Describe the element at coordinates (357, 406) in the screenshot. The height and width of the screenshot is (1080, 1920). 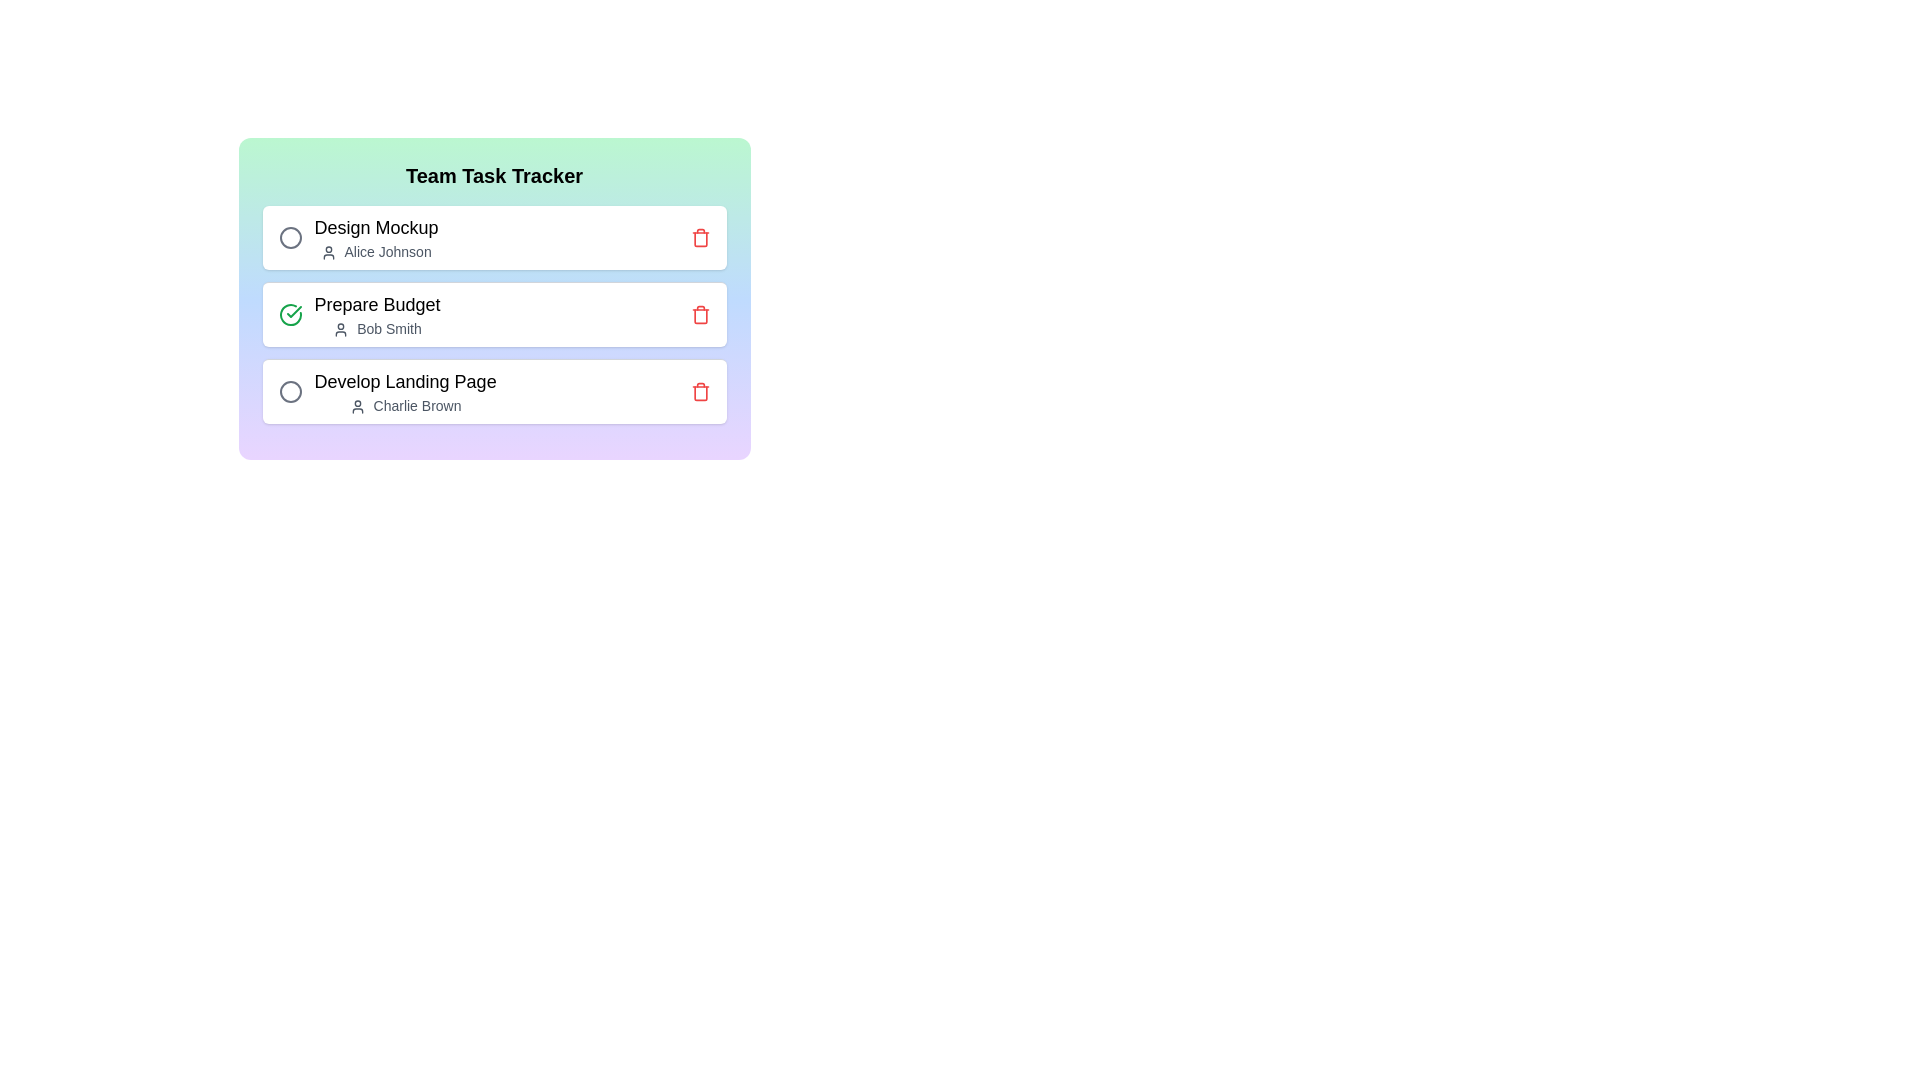
I see `the user icon associated with Develop Landing Page` at that location.